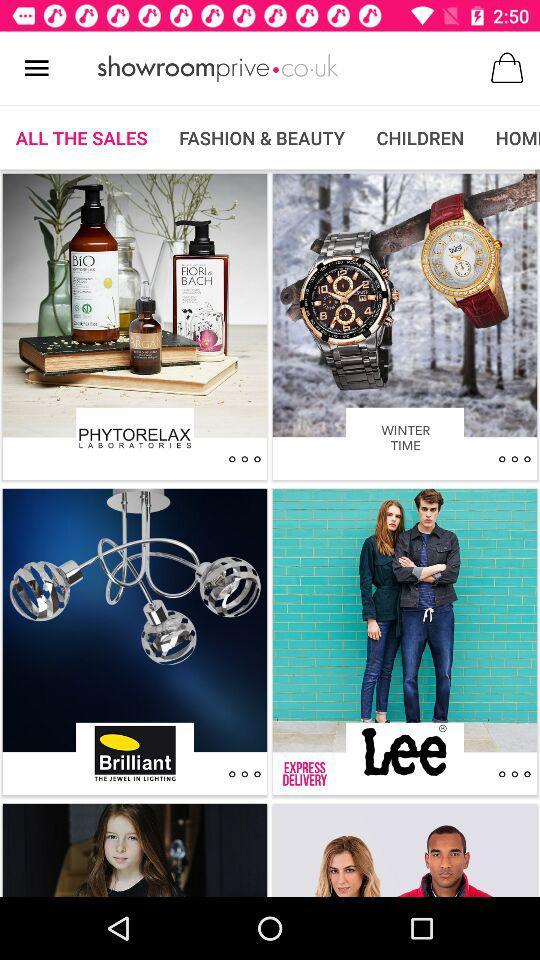 Image resolution: width=540 pixels, height=960 pixels. What do you see at coordinates (514, 459) in the screenshot?
I see `open item` at bounding box center [514, 459].